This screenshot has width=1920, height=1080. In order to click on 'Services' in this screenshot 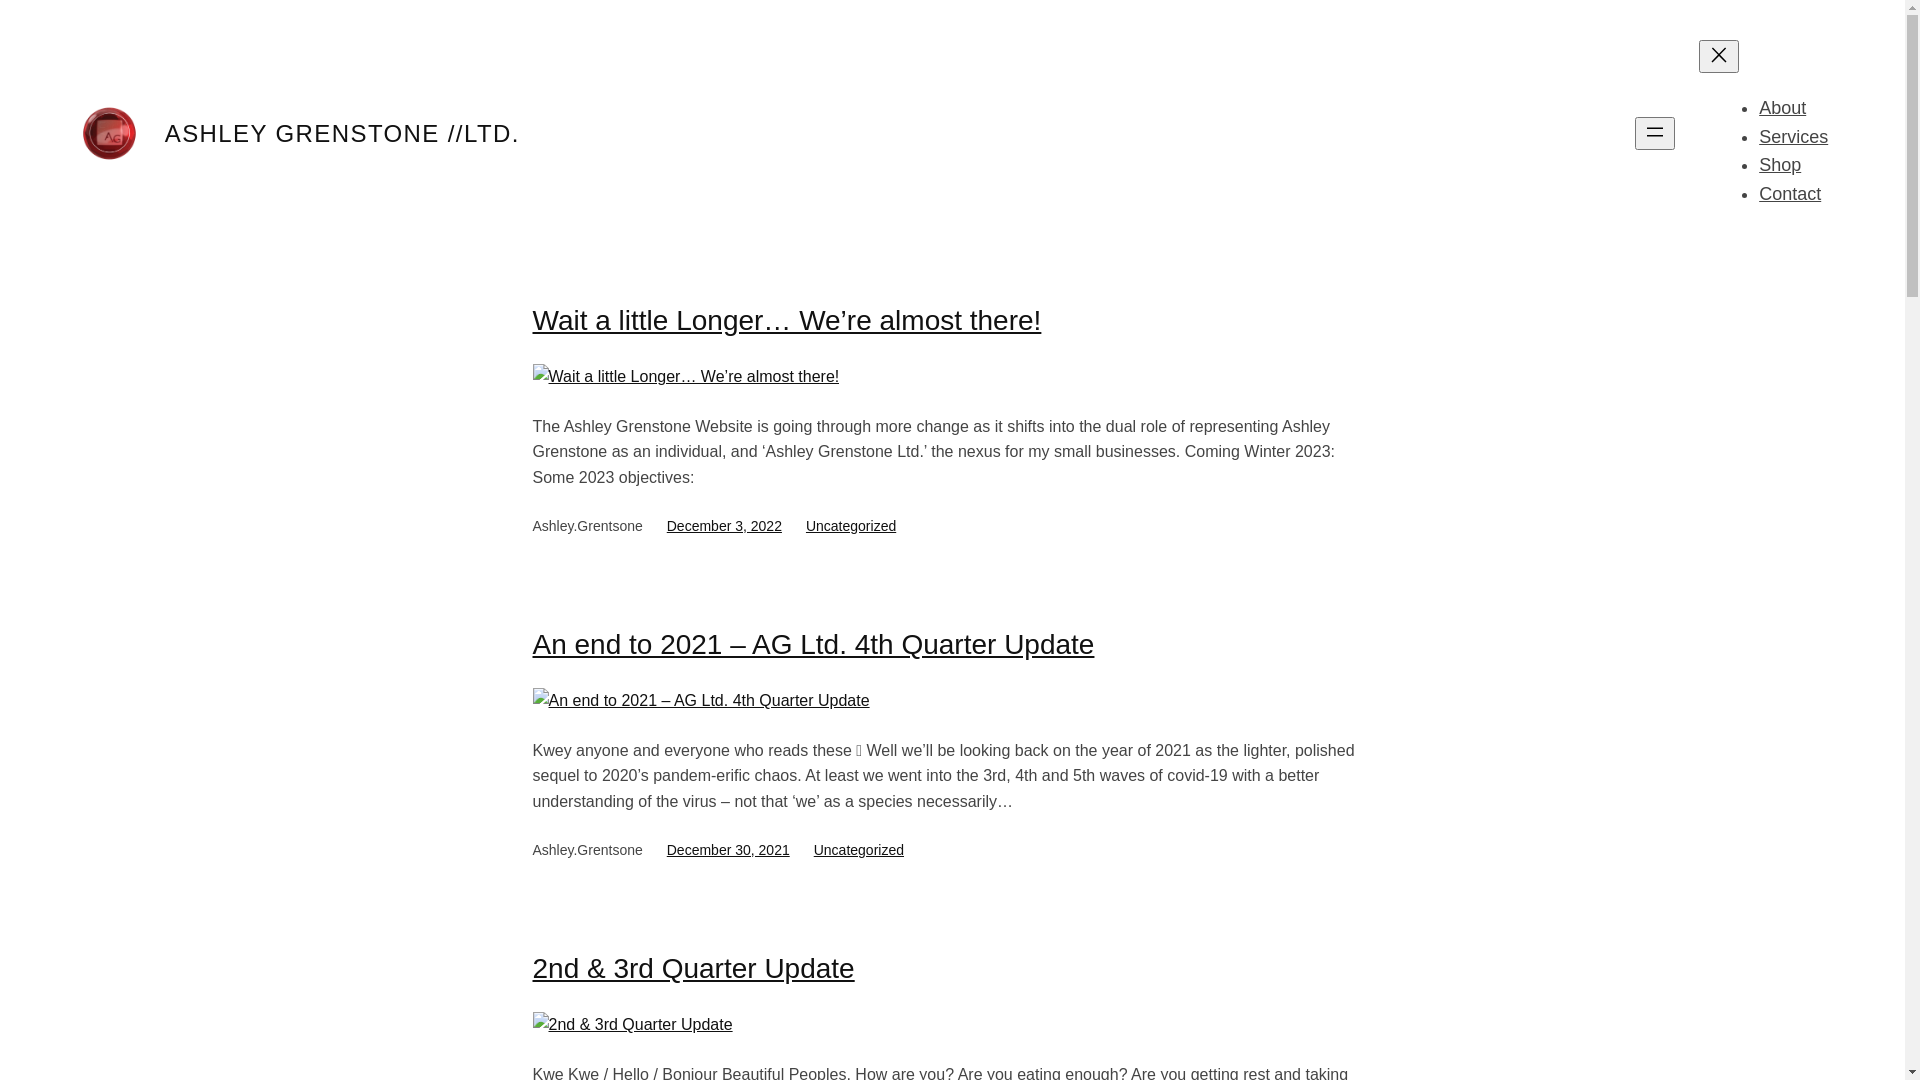, I will do `click(1793, 136)`.